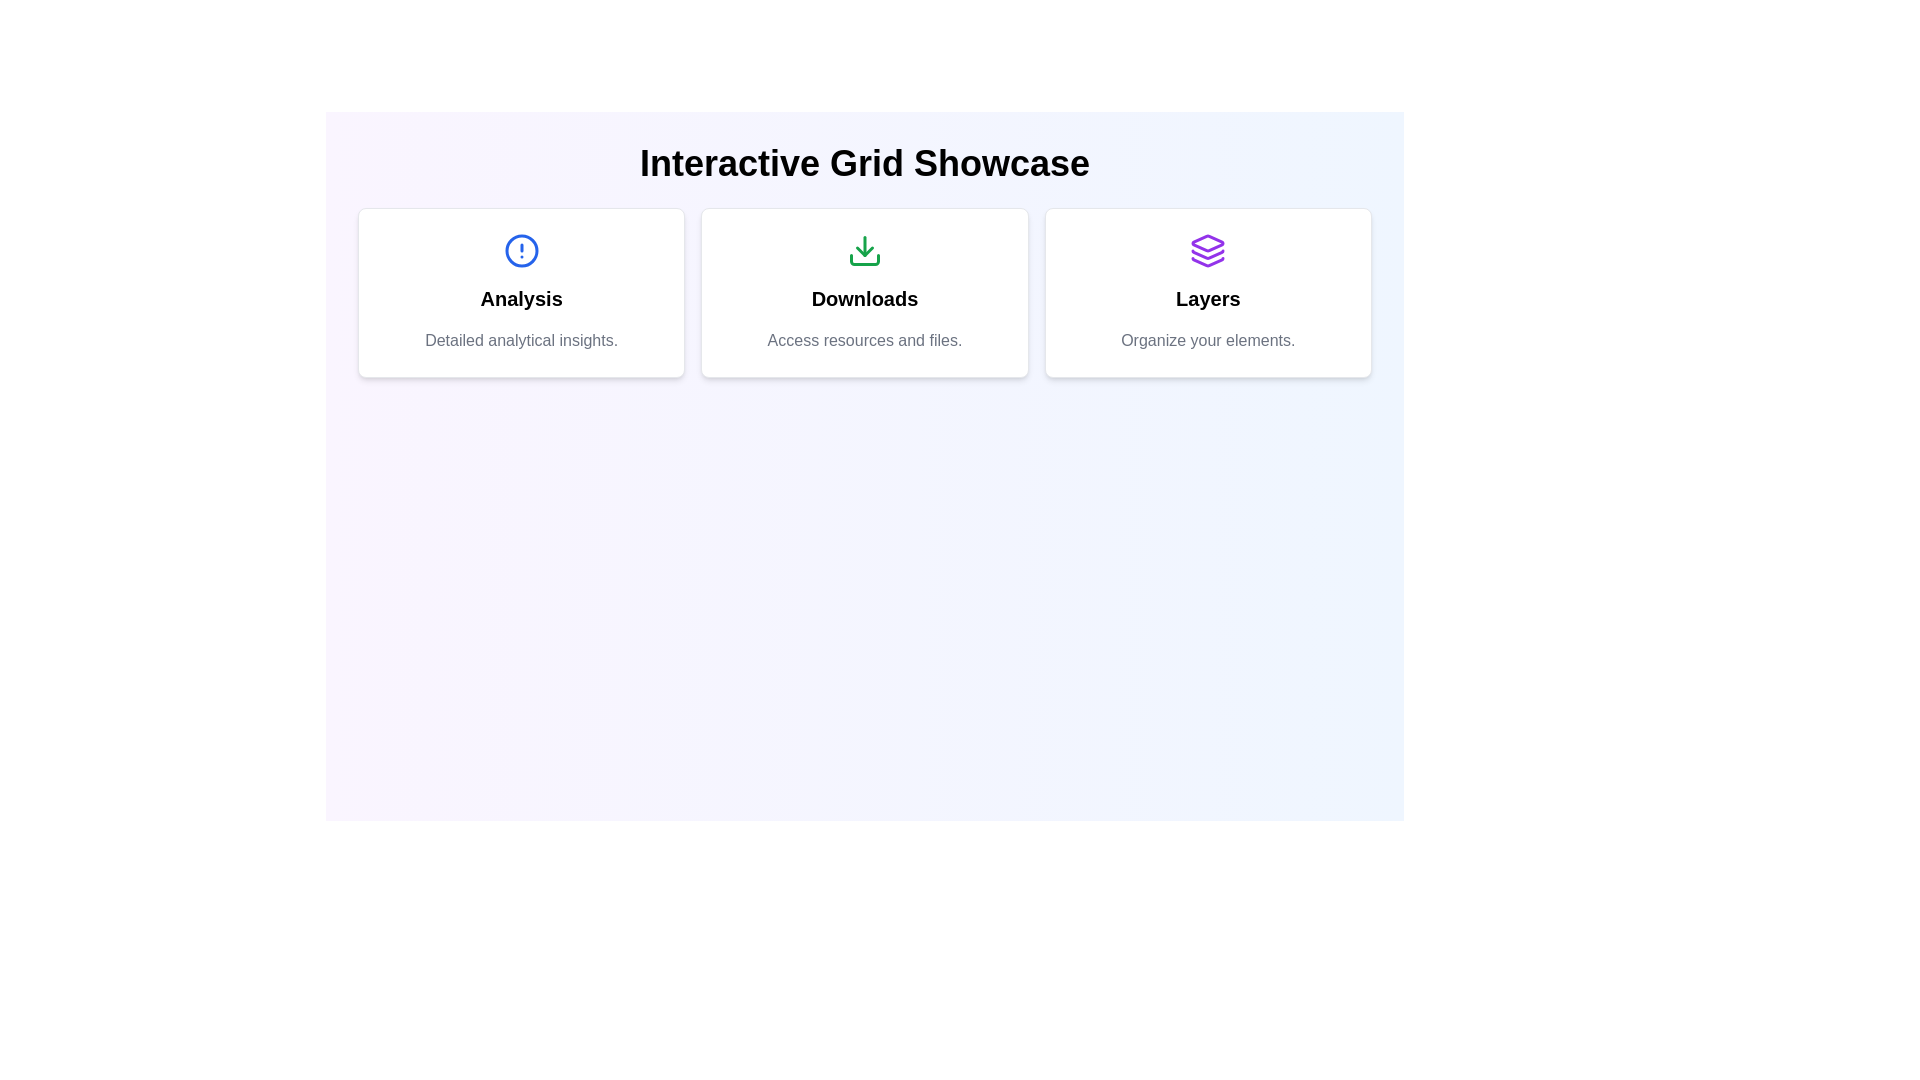  What do you see at coordinates (1207, 249) in the screenshot?
I see `the Icon illustrating layered rectangles, which is a purple modern line art symbol for layers, positioned at the top of the 'Layers' card` at bounding box center [1207, 249].